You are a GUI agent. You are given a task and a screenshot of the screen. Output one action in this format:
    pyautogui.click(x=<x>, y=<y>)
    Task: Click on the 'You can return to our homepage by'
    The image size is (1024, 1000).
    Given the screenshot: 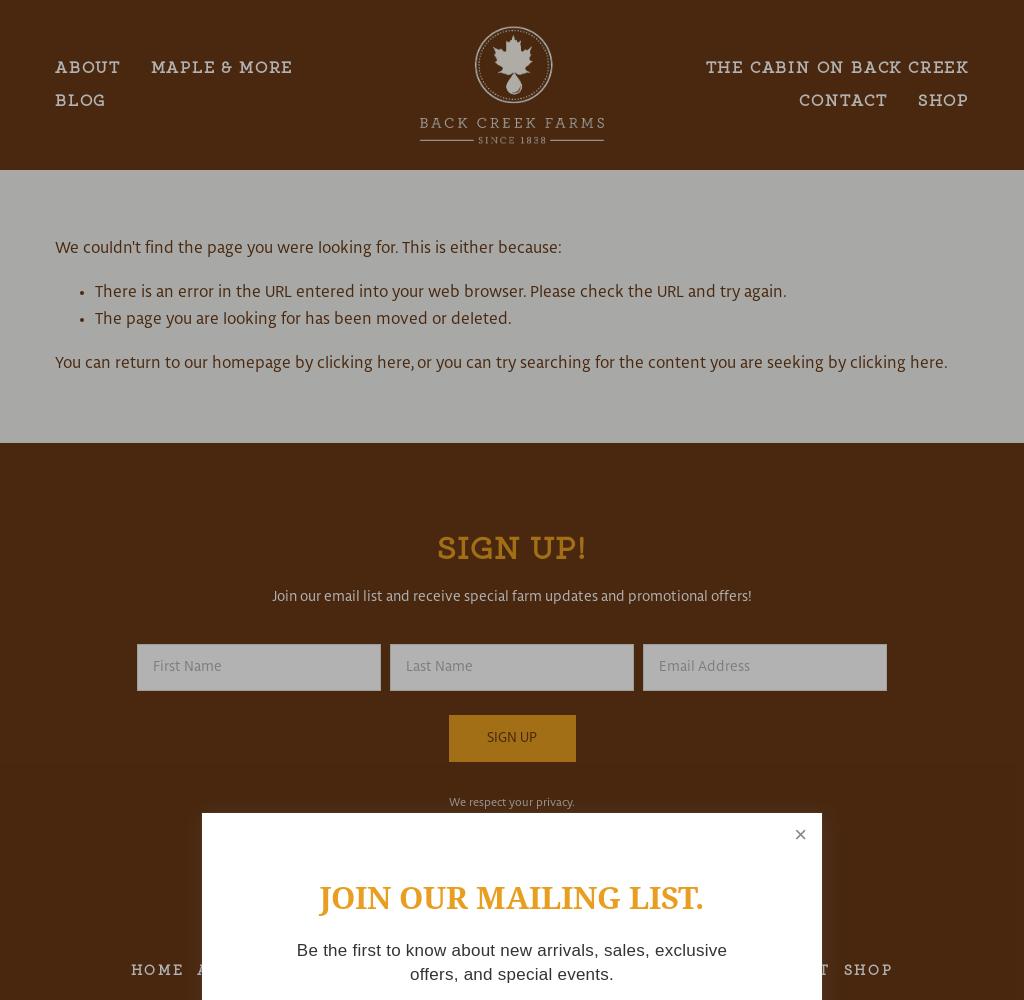 What is the action you would take?
    pyautogui.click(x=185, y=362)
    